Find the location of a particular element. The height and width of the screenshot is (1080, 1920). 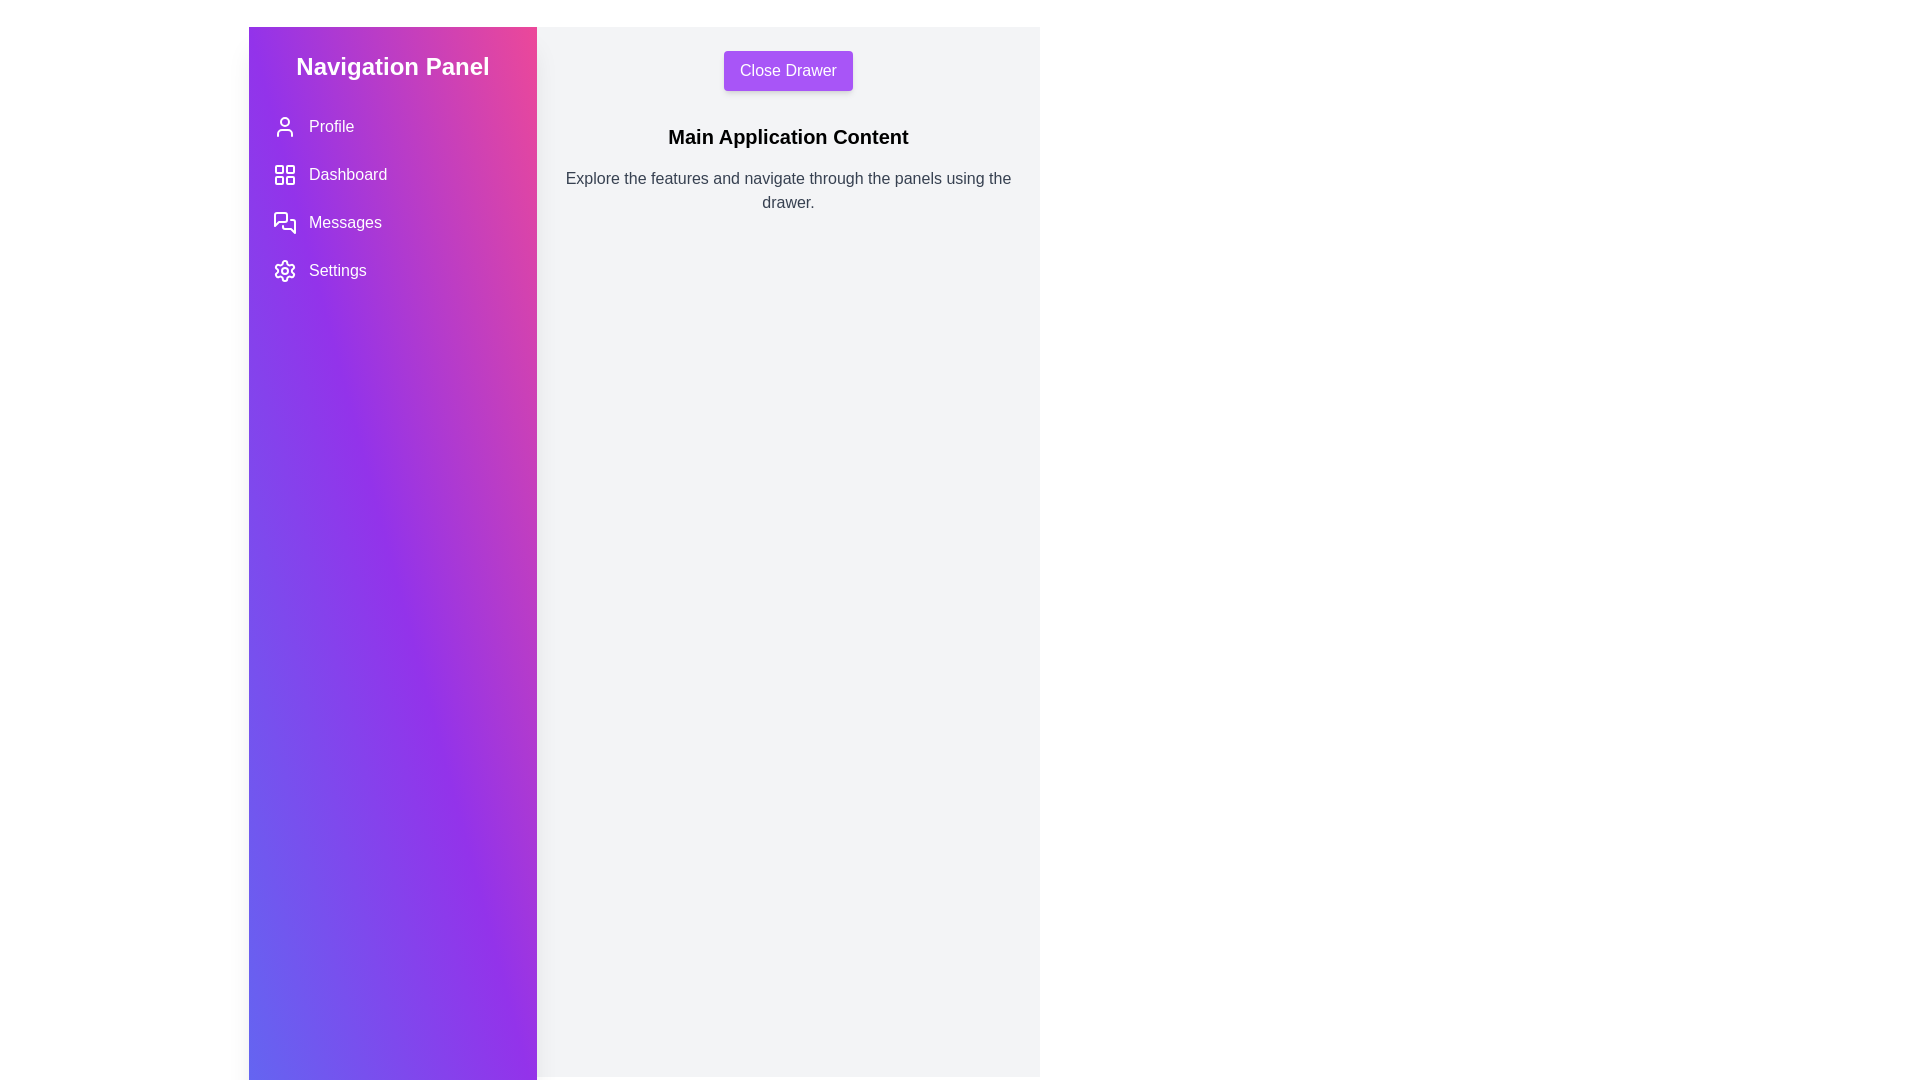

the 'Main Application Content' text and prepare to interact with it is located at coordinates (787, 136).